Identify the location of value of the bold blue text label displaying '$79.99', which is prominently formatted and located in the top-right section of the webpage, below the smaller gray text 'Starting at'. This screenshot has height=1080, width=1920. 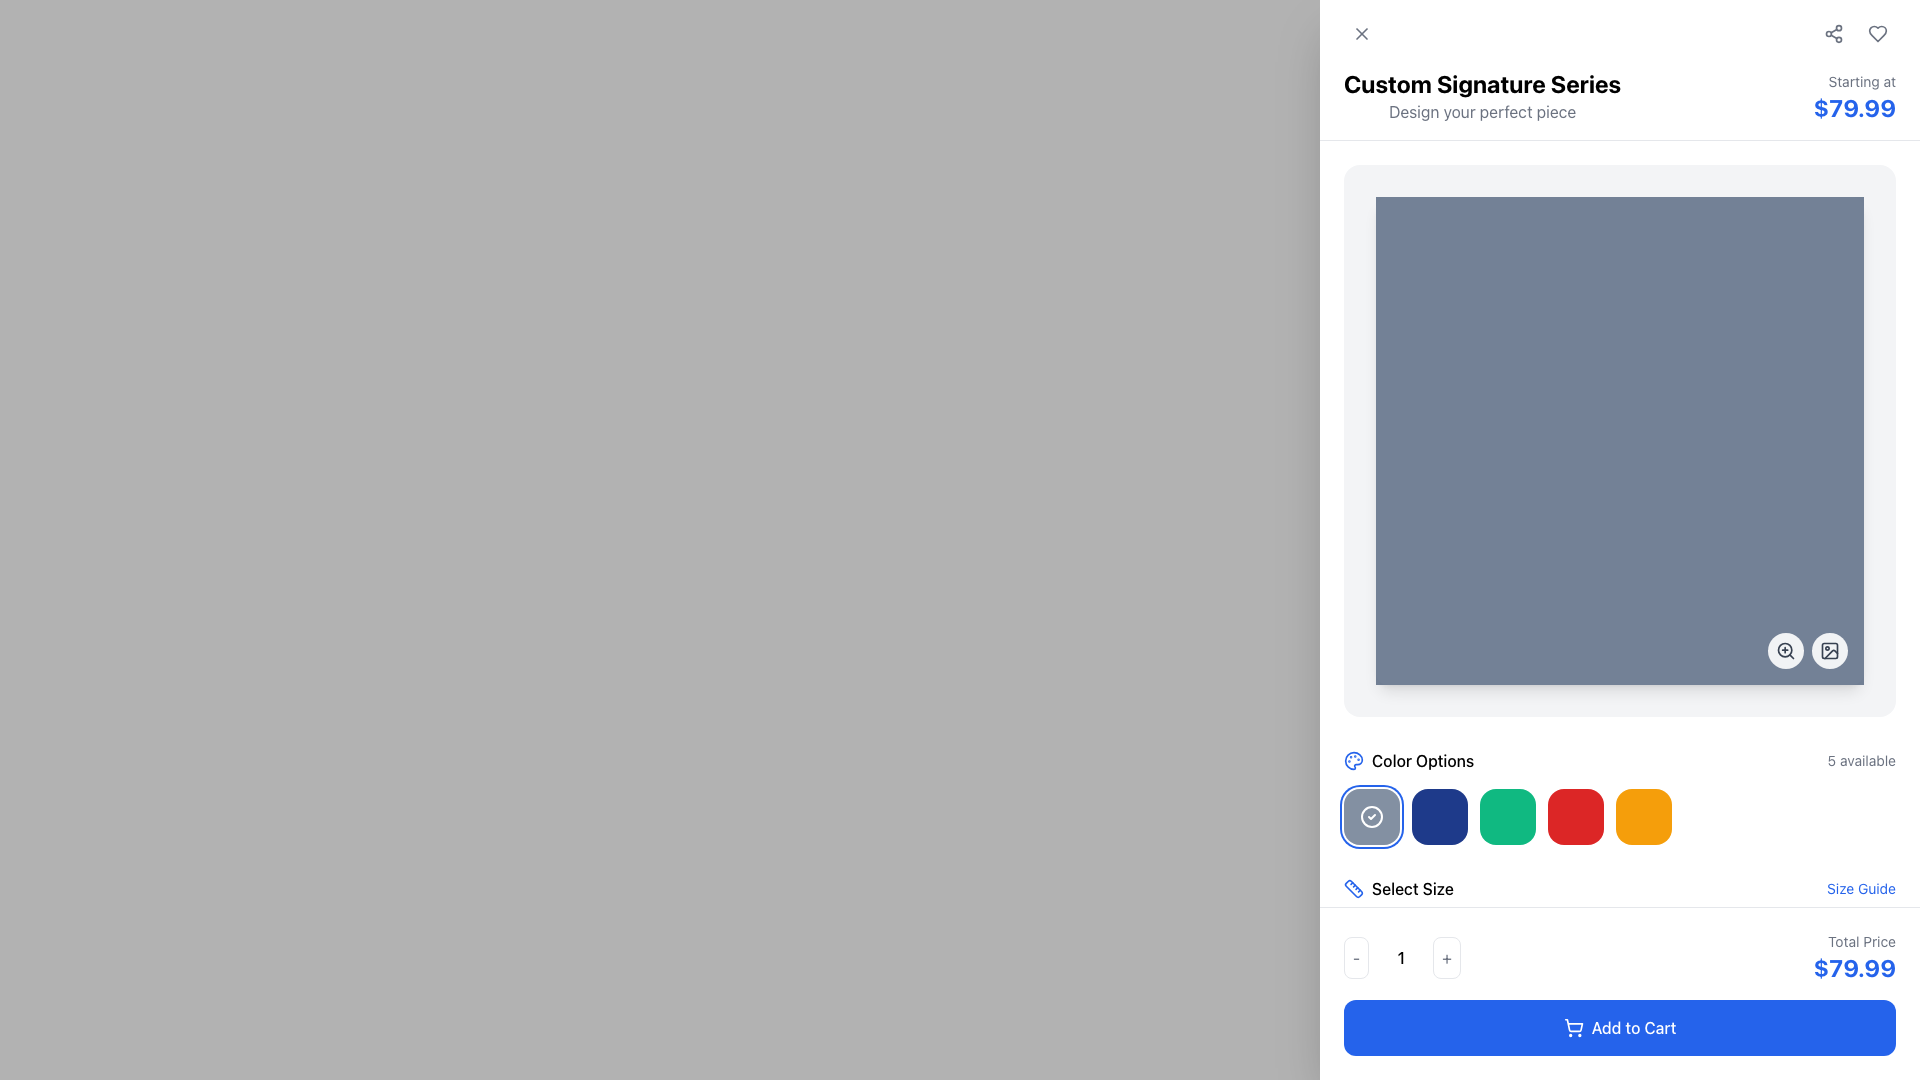
(1853, 108).